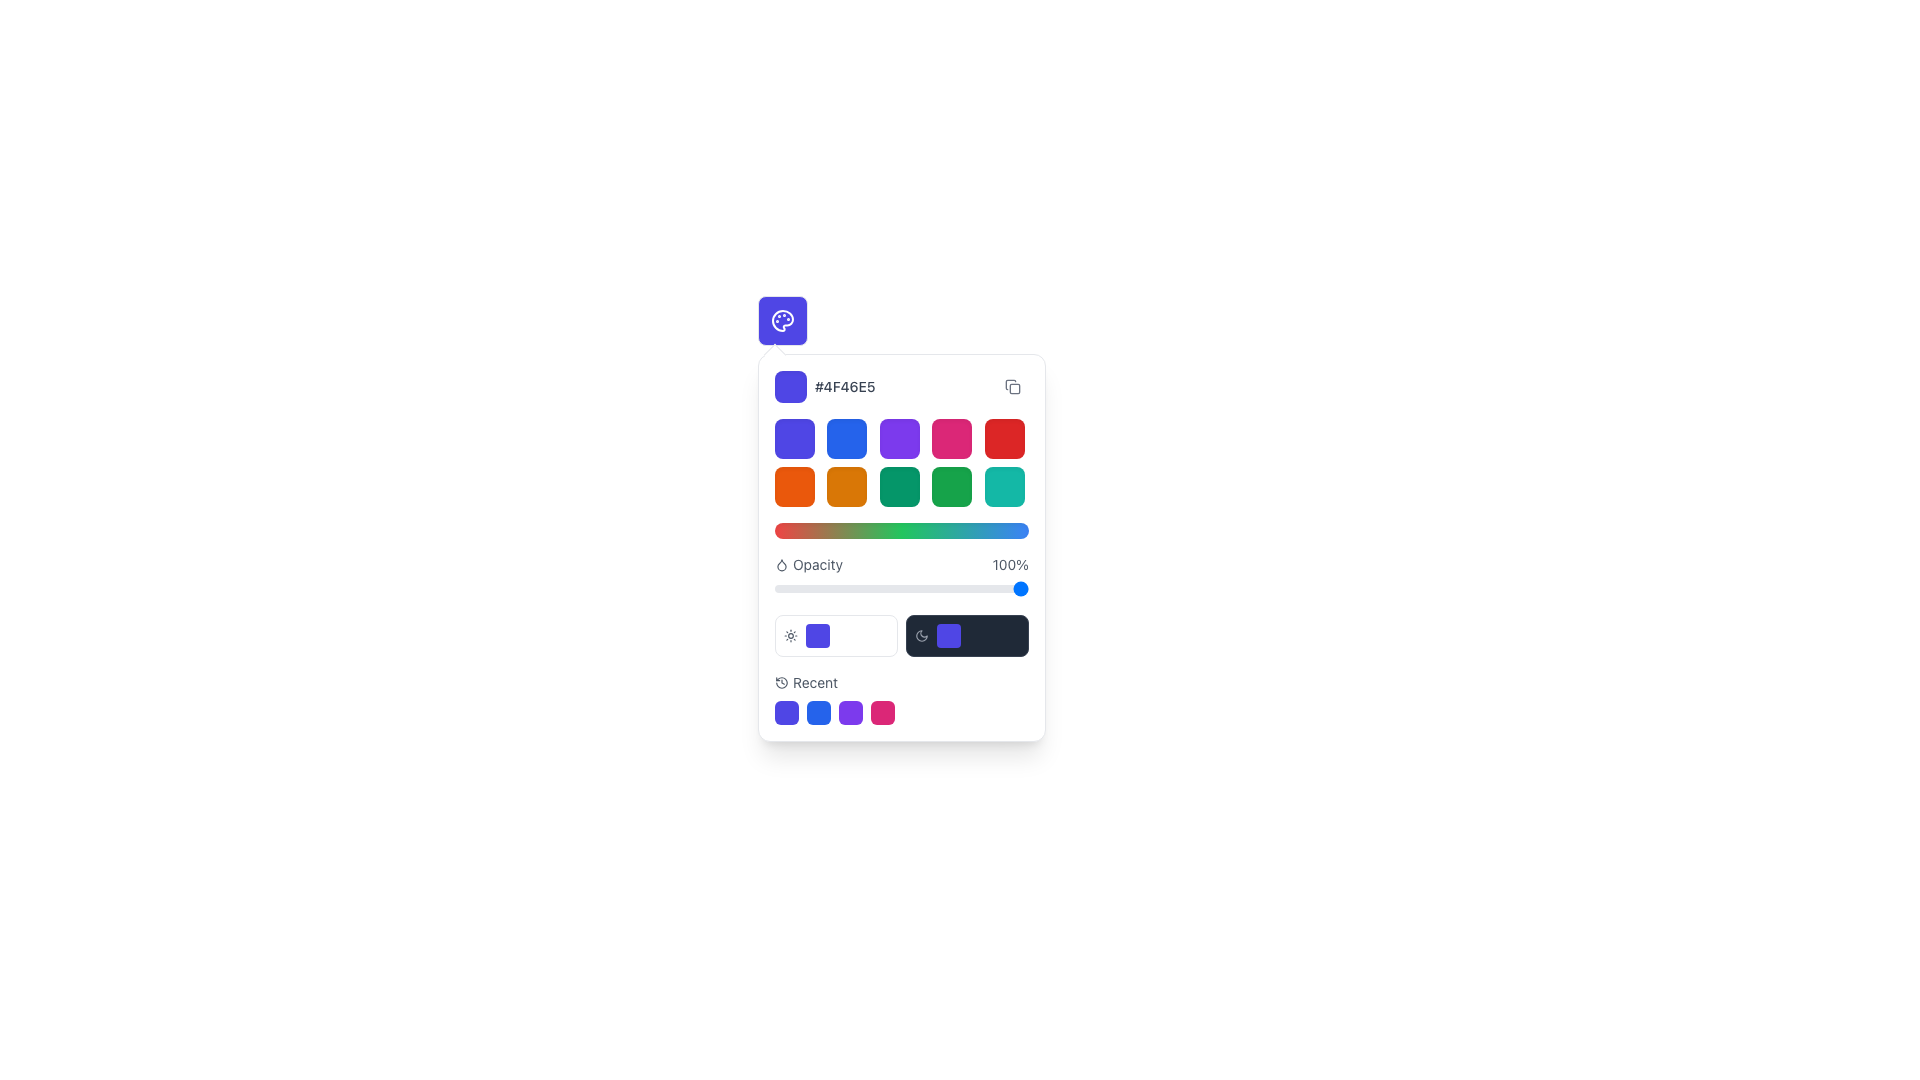 The width and height of the screenshot is (1920, 1080). I want to click on the icon button with a white palette symbol on a solid blue background, so click(781, 319).